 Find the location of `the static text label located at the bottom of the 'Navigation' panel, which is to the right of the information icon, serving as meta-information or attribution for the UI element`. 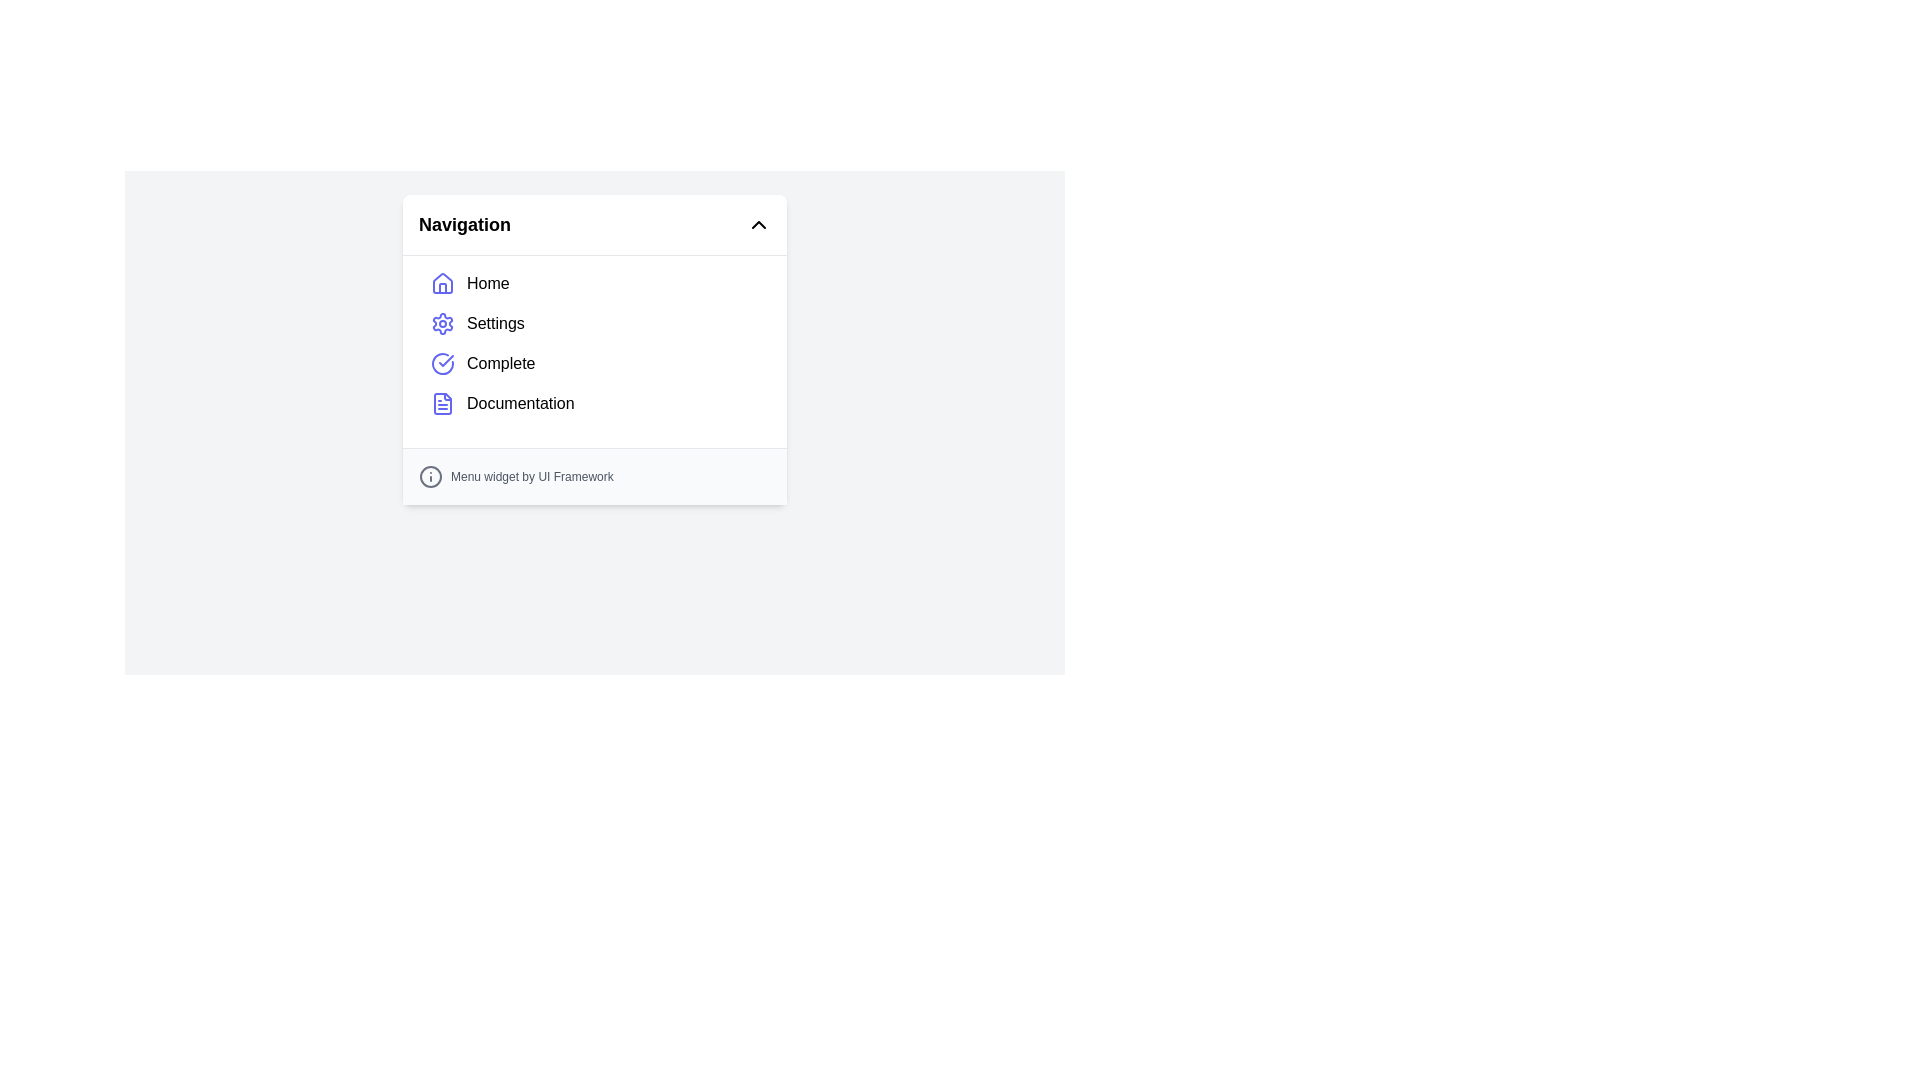

the static text label located at the bottom of the 'Navigation' panel, which is to the right of the information icon, serving as meta-information or attribution for the UI element is located at coordinates (532, 477).